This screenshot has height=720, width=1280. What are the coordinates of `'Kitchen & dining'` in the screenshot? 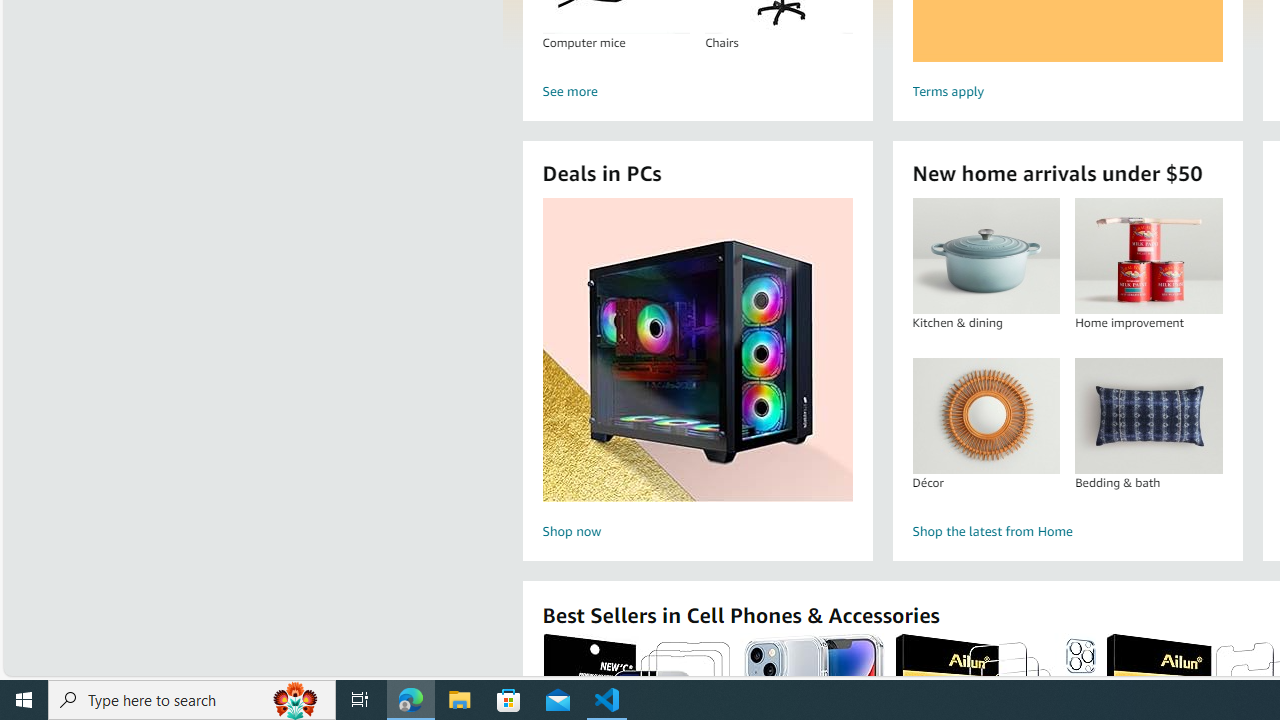 It's located at (985, 255).